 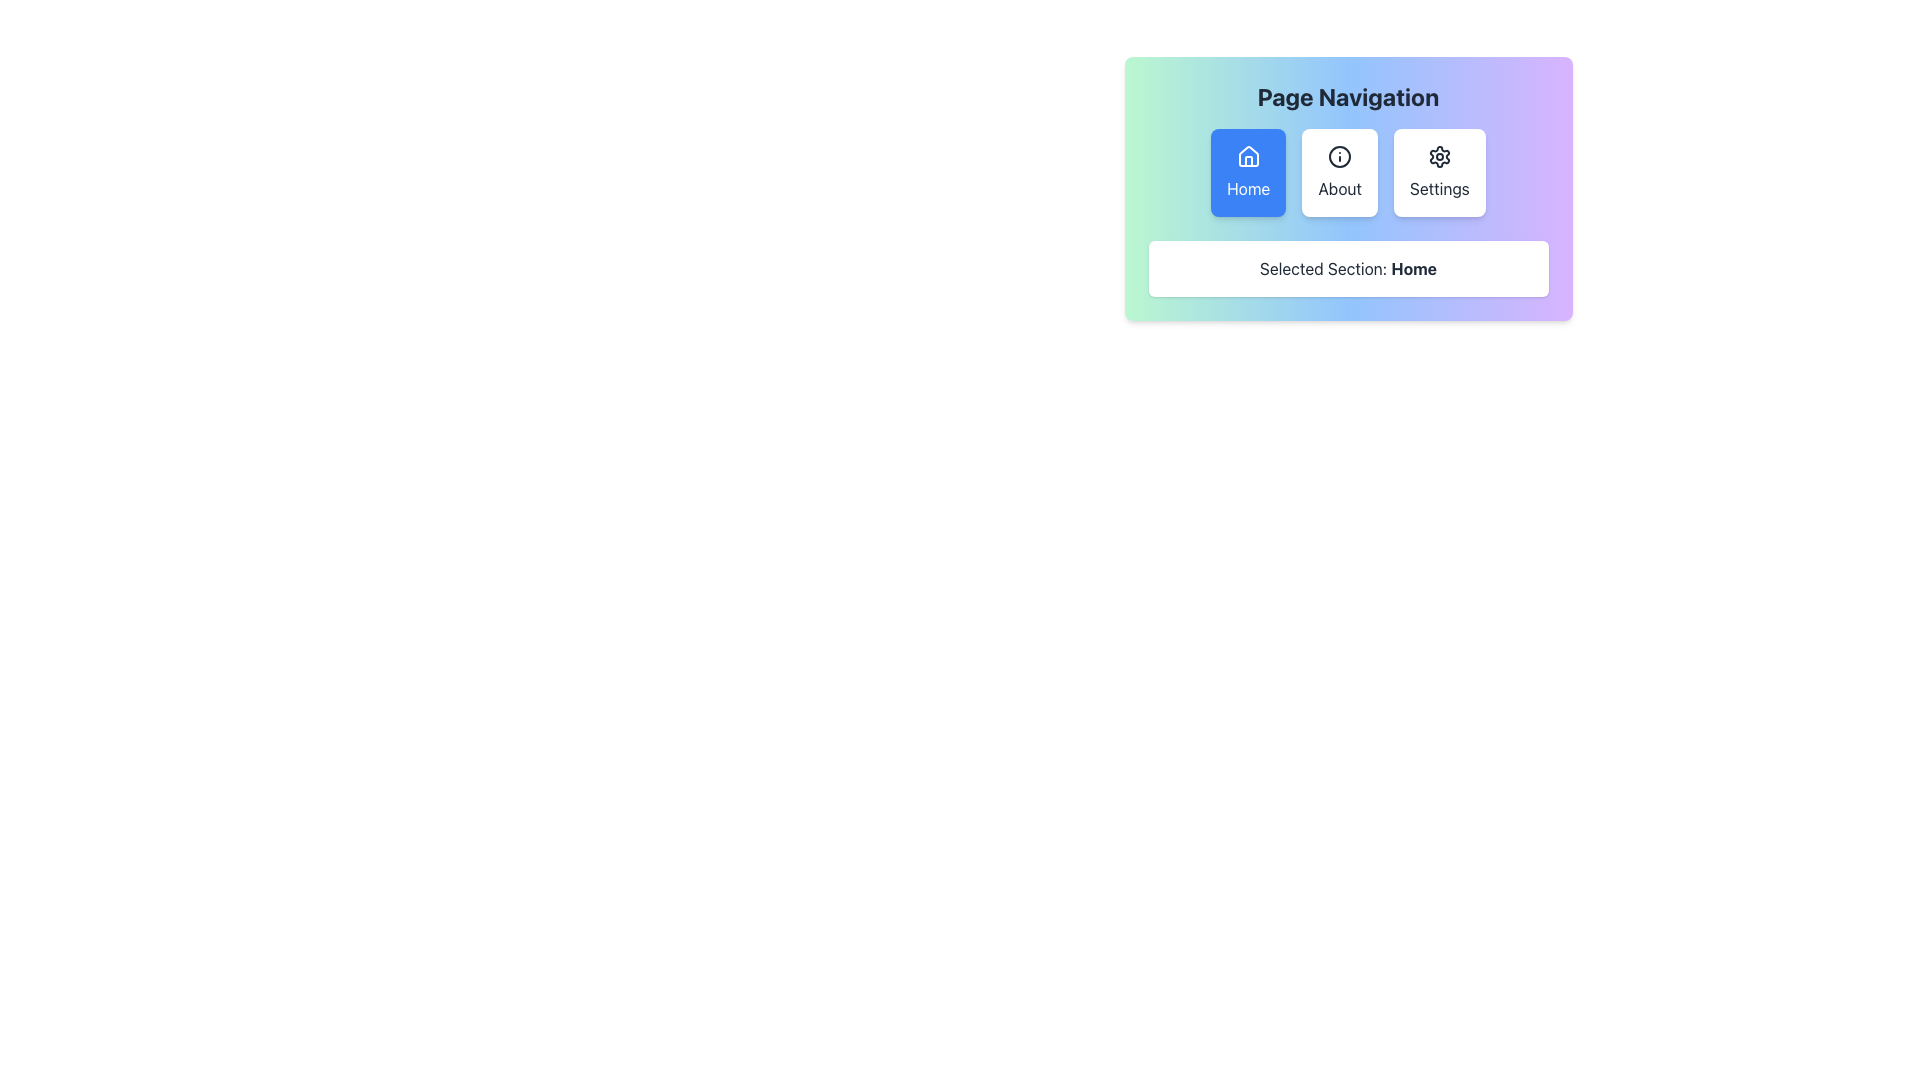 I want to click on 'Home' label located at the bottom center of the 'Home' navigation button in the 'Page Navigation' panel, so click(x=1247, y=189).